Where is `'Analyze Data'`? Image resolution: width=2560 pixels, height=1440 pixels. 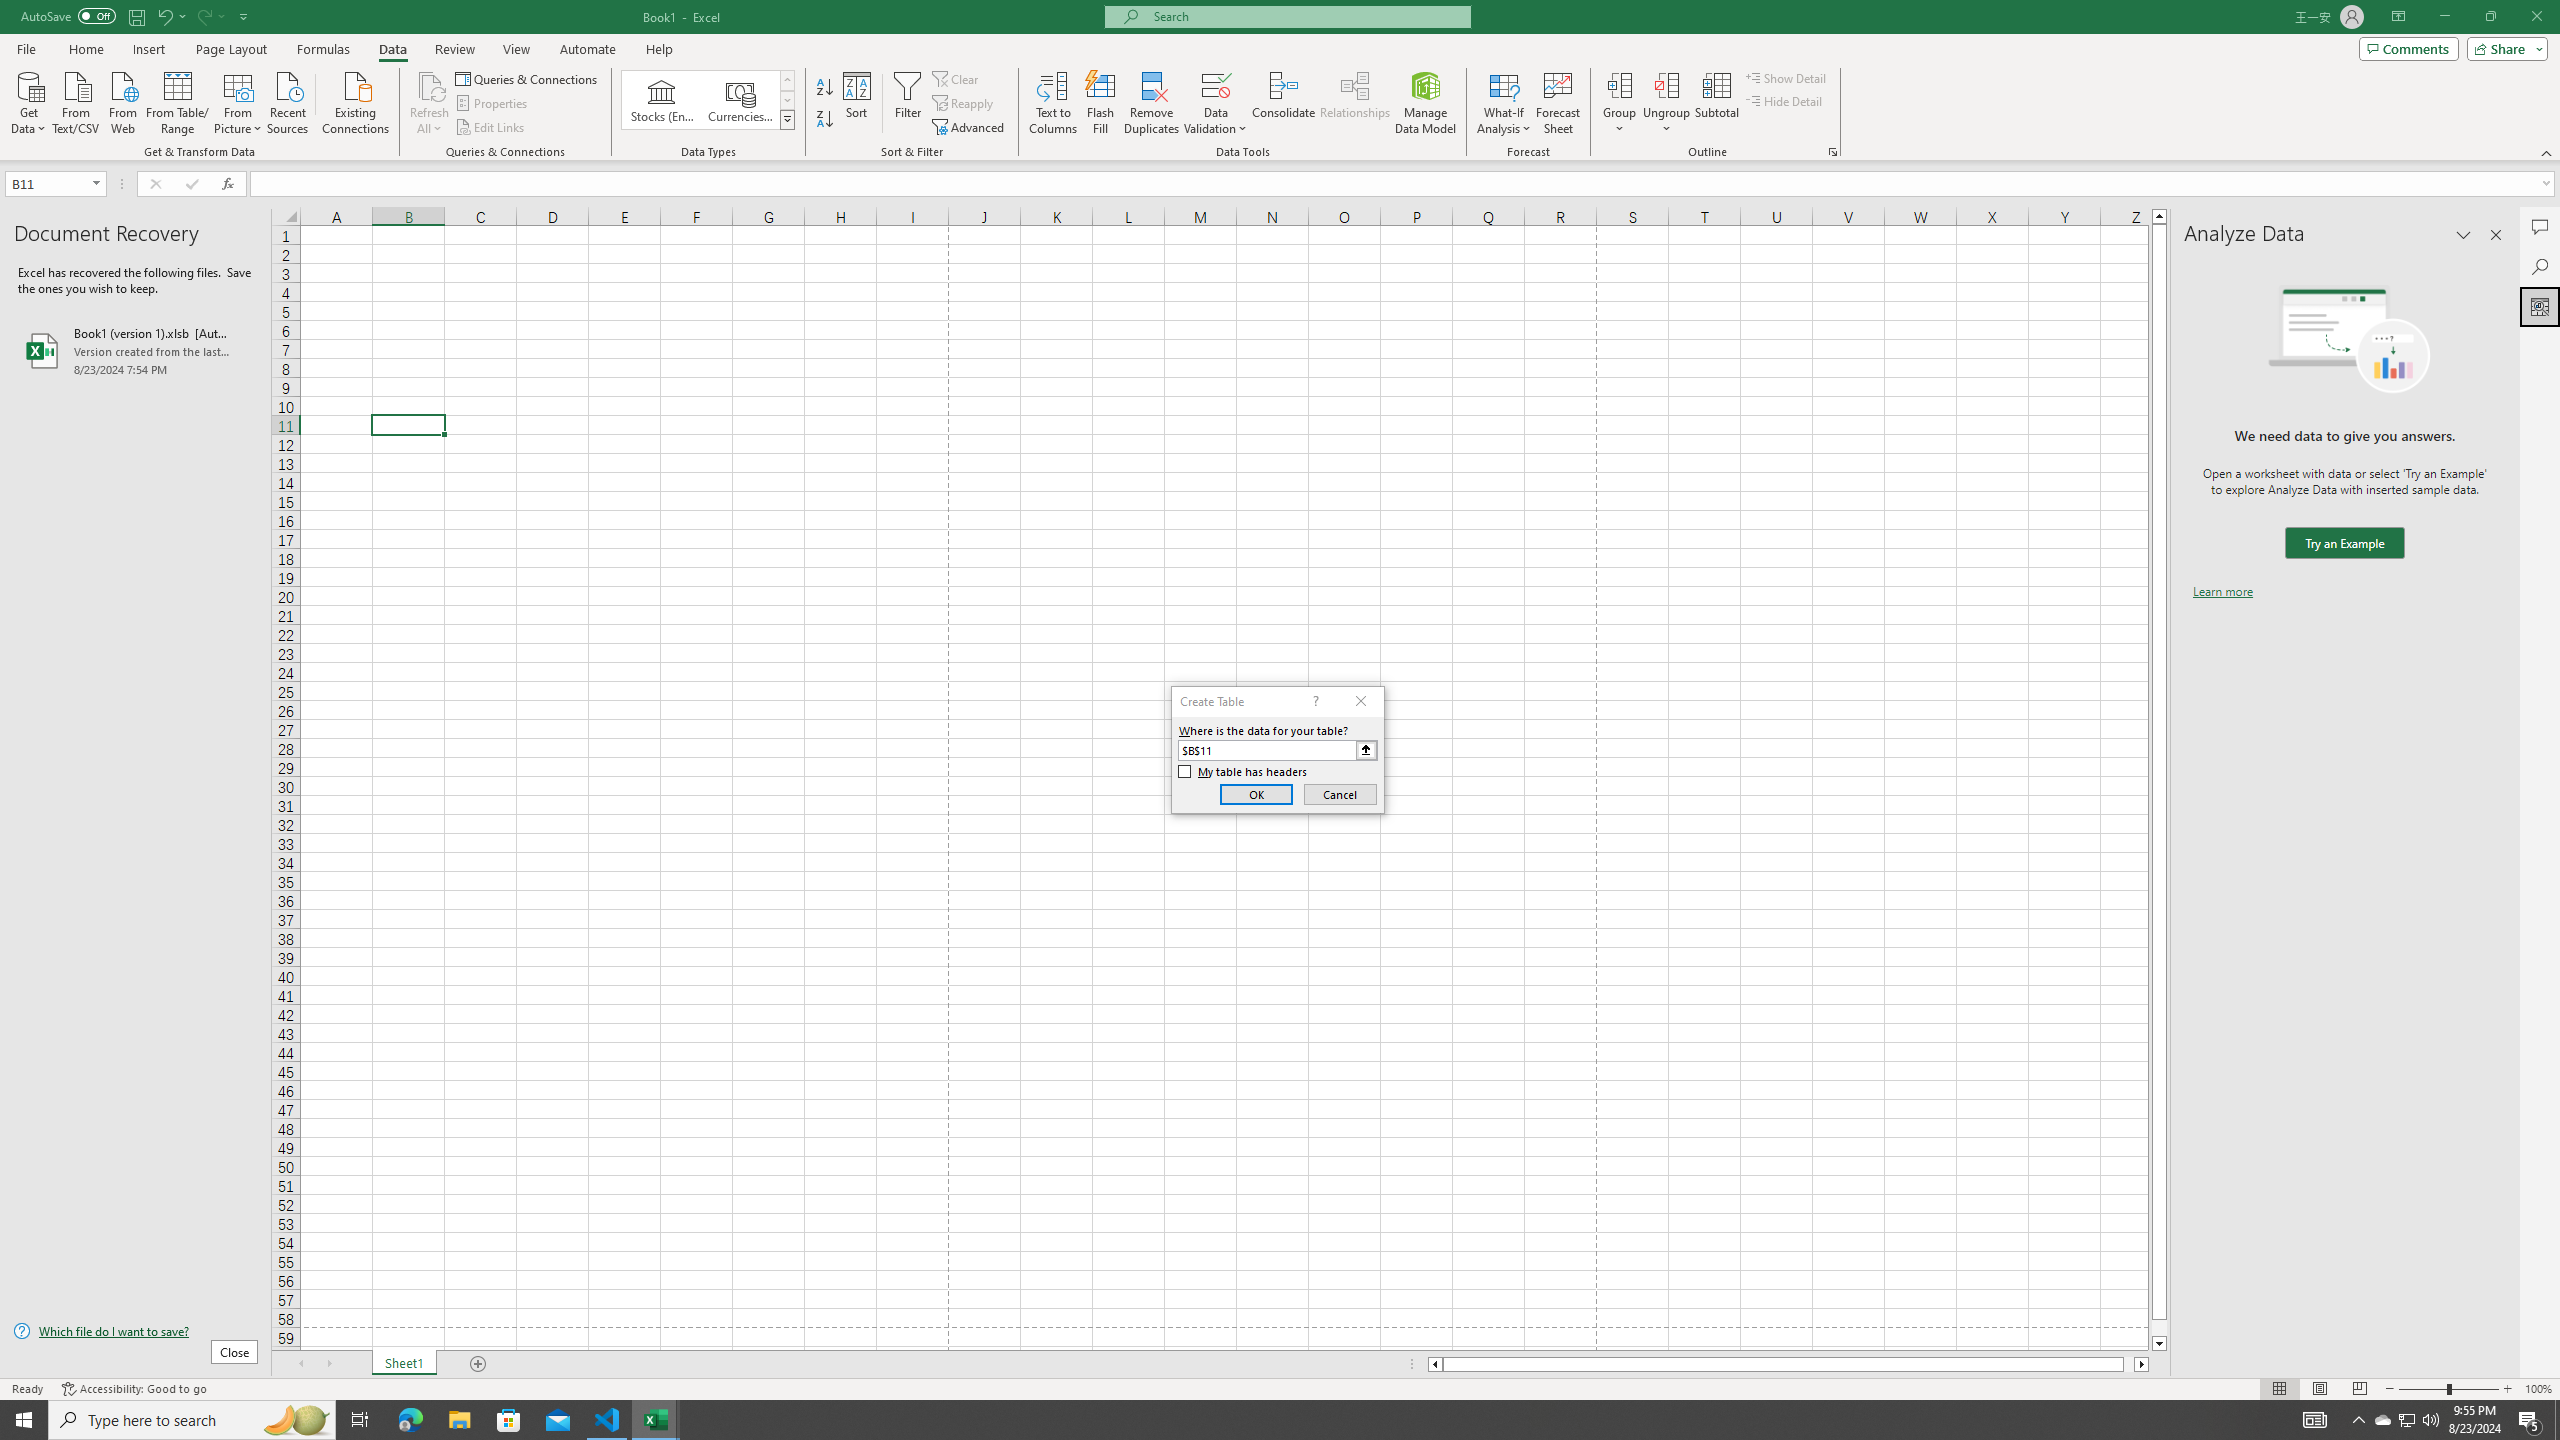 'Analyze Data' is located at coordinates (2539, 306).